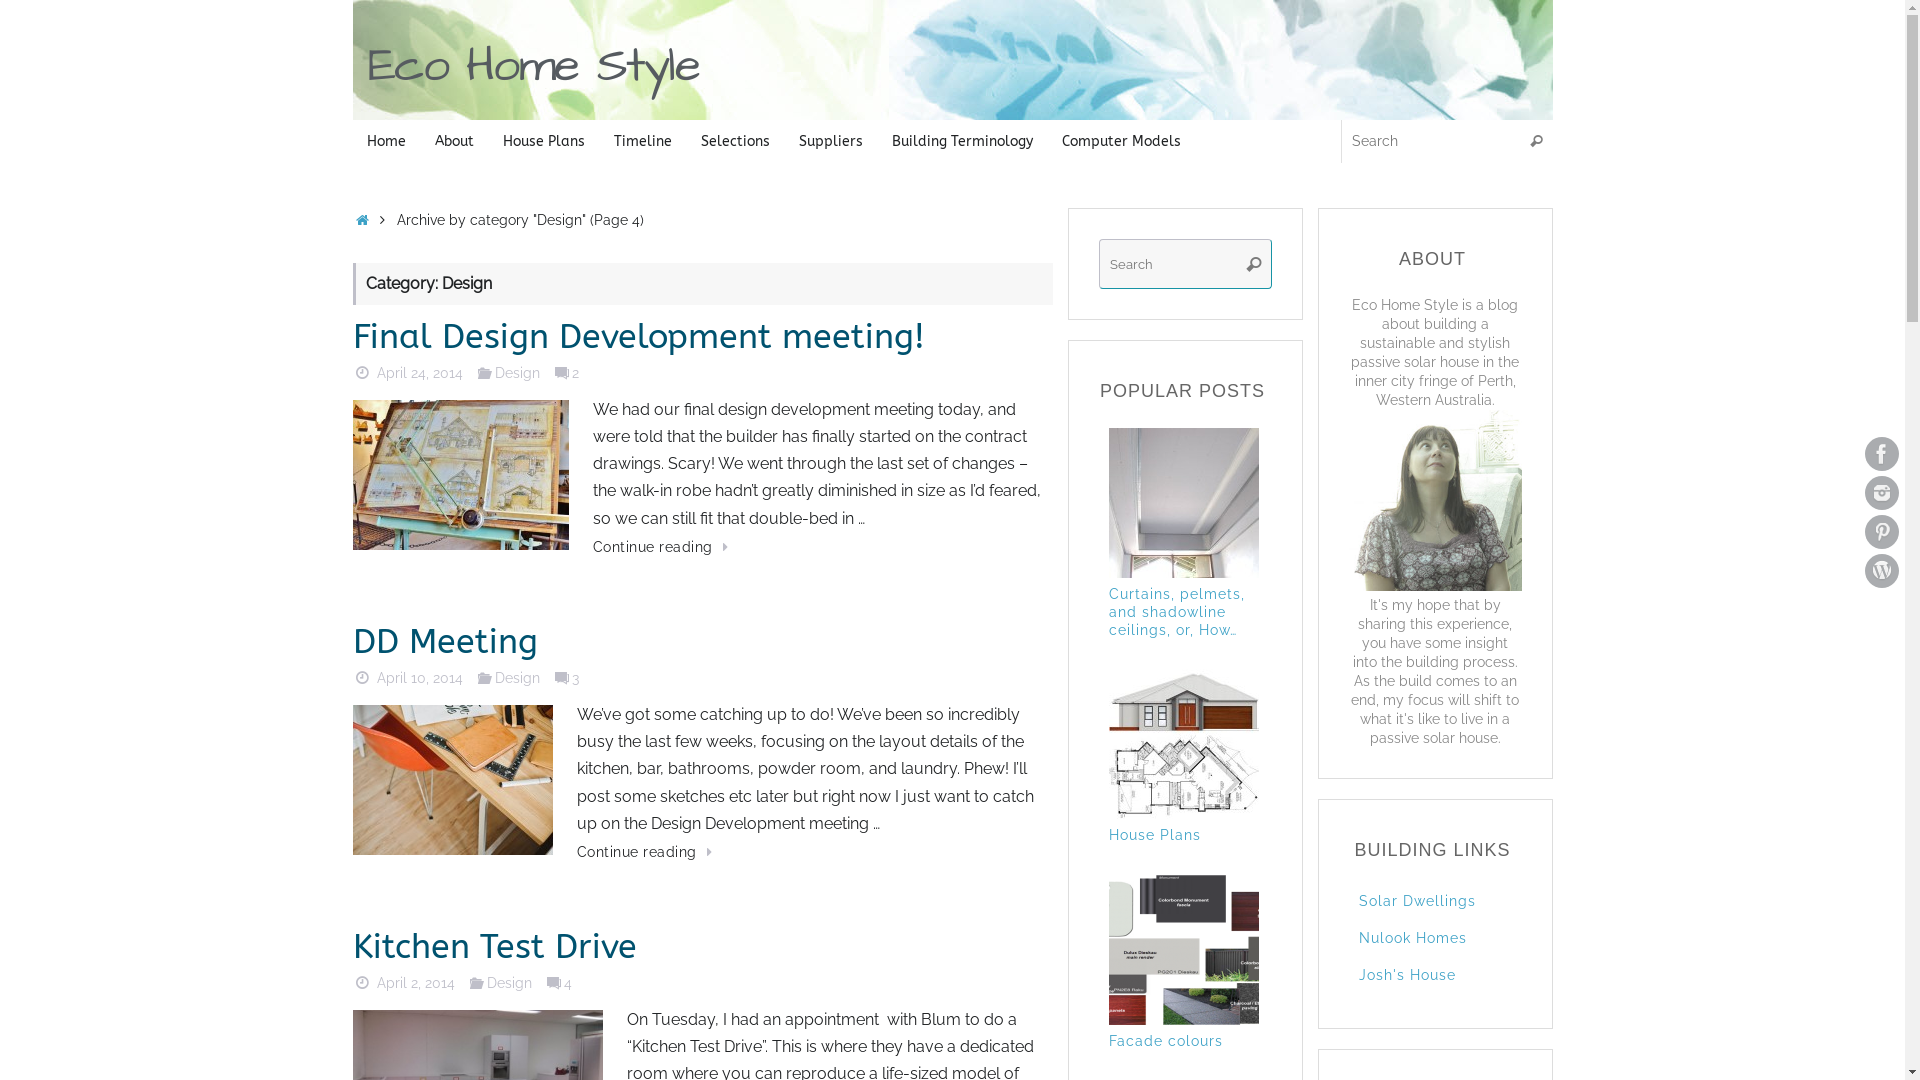 This screenshot has width=1920, height=1080. What do you see at coordinates (564, 676) in the screenshot?
I see `'3'` at bounding box center [564, 676].